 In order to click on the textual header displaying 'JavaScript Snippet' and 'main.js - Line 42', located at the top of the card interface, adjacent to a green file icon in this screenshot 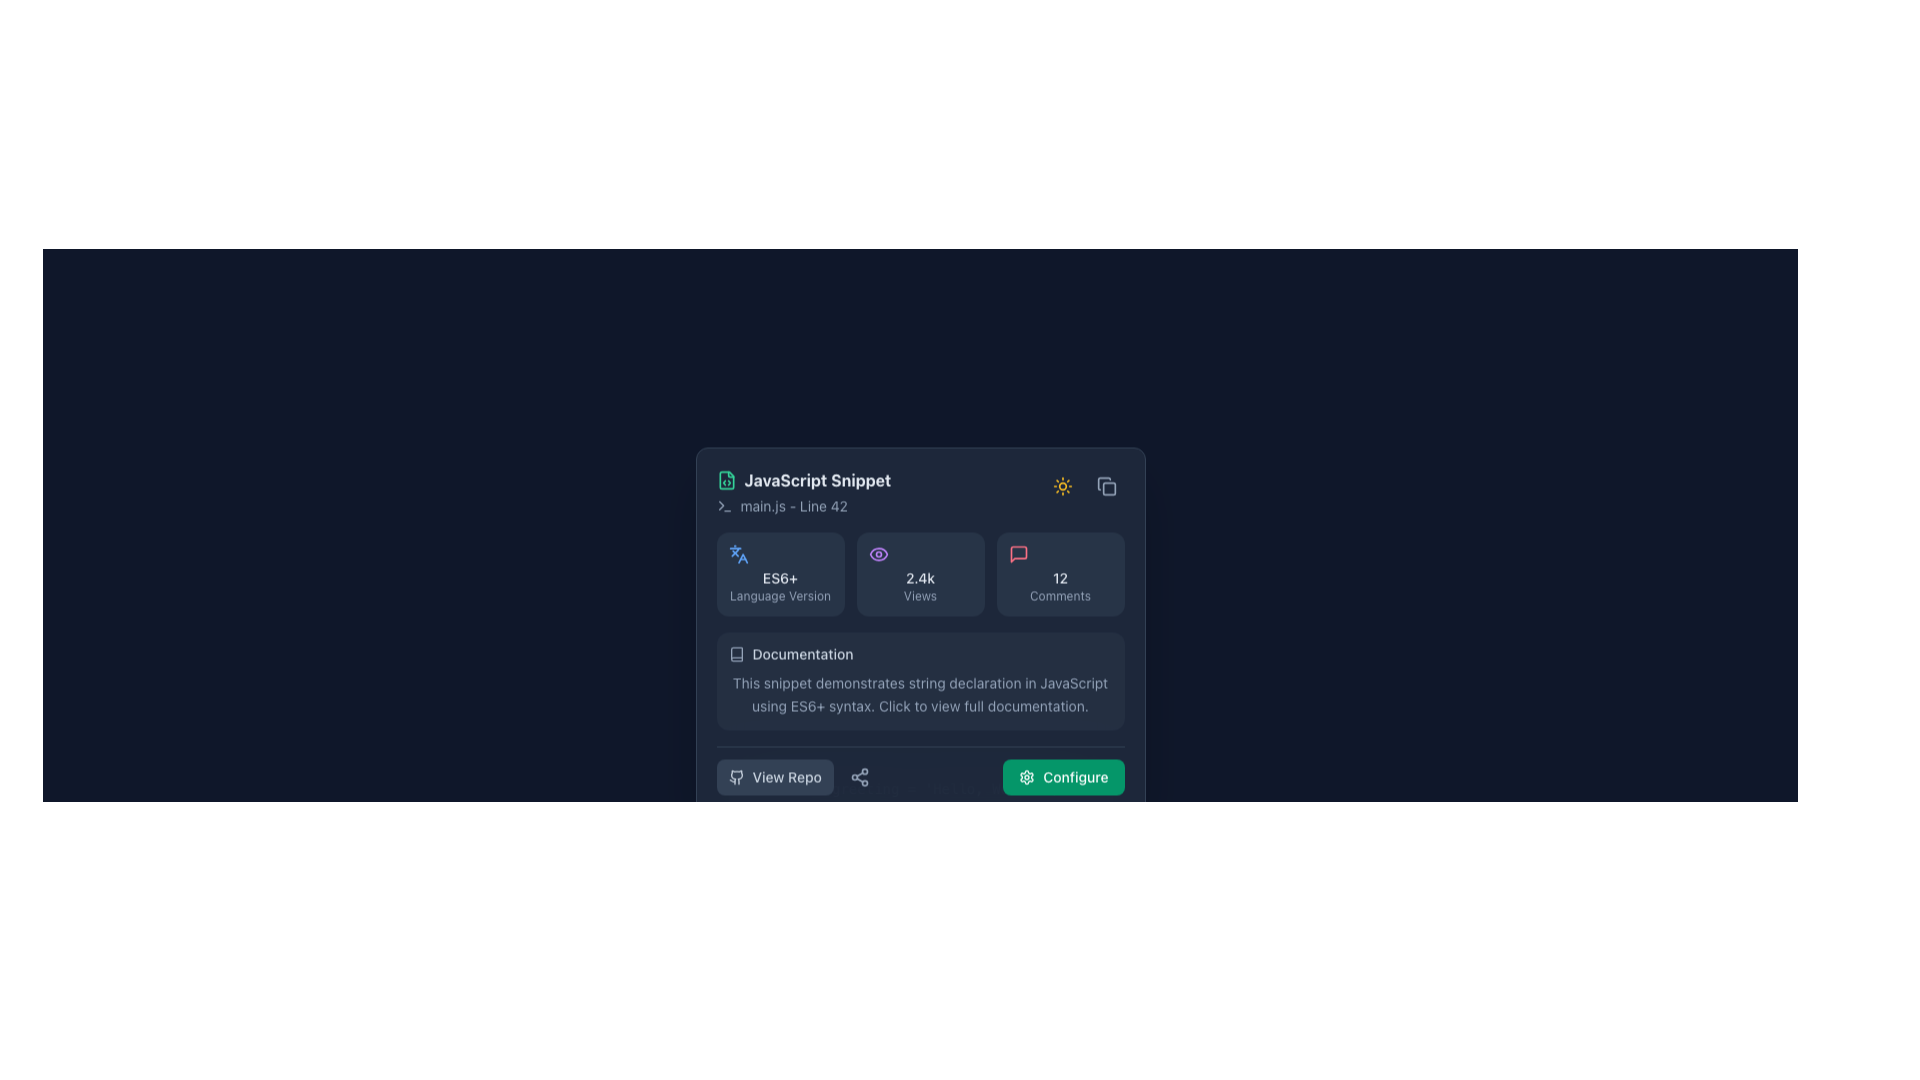, I will do `click(803, 492)`.